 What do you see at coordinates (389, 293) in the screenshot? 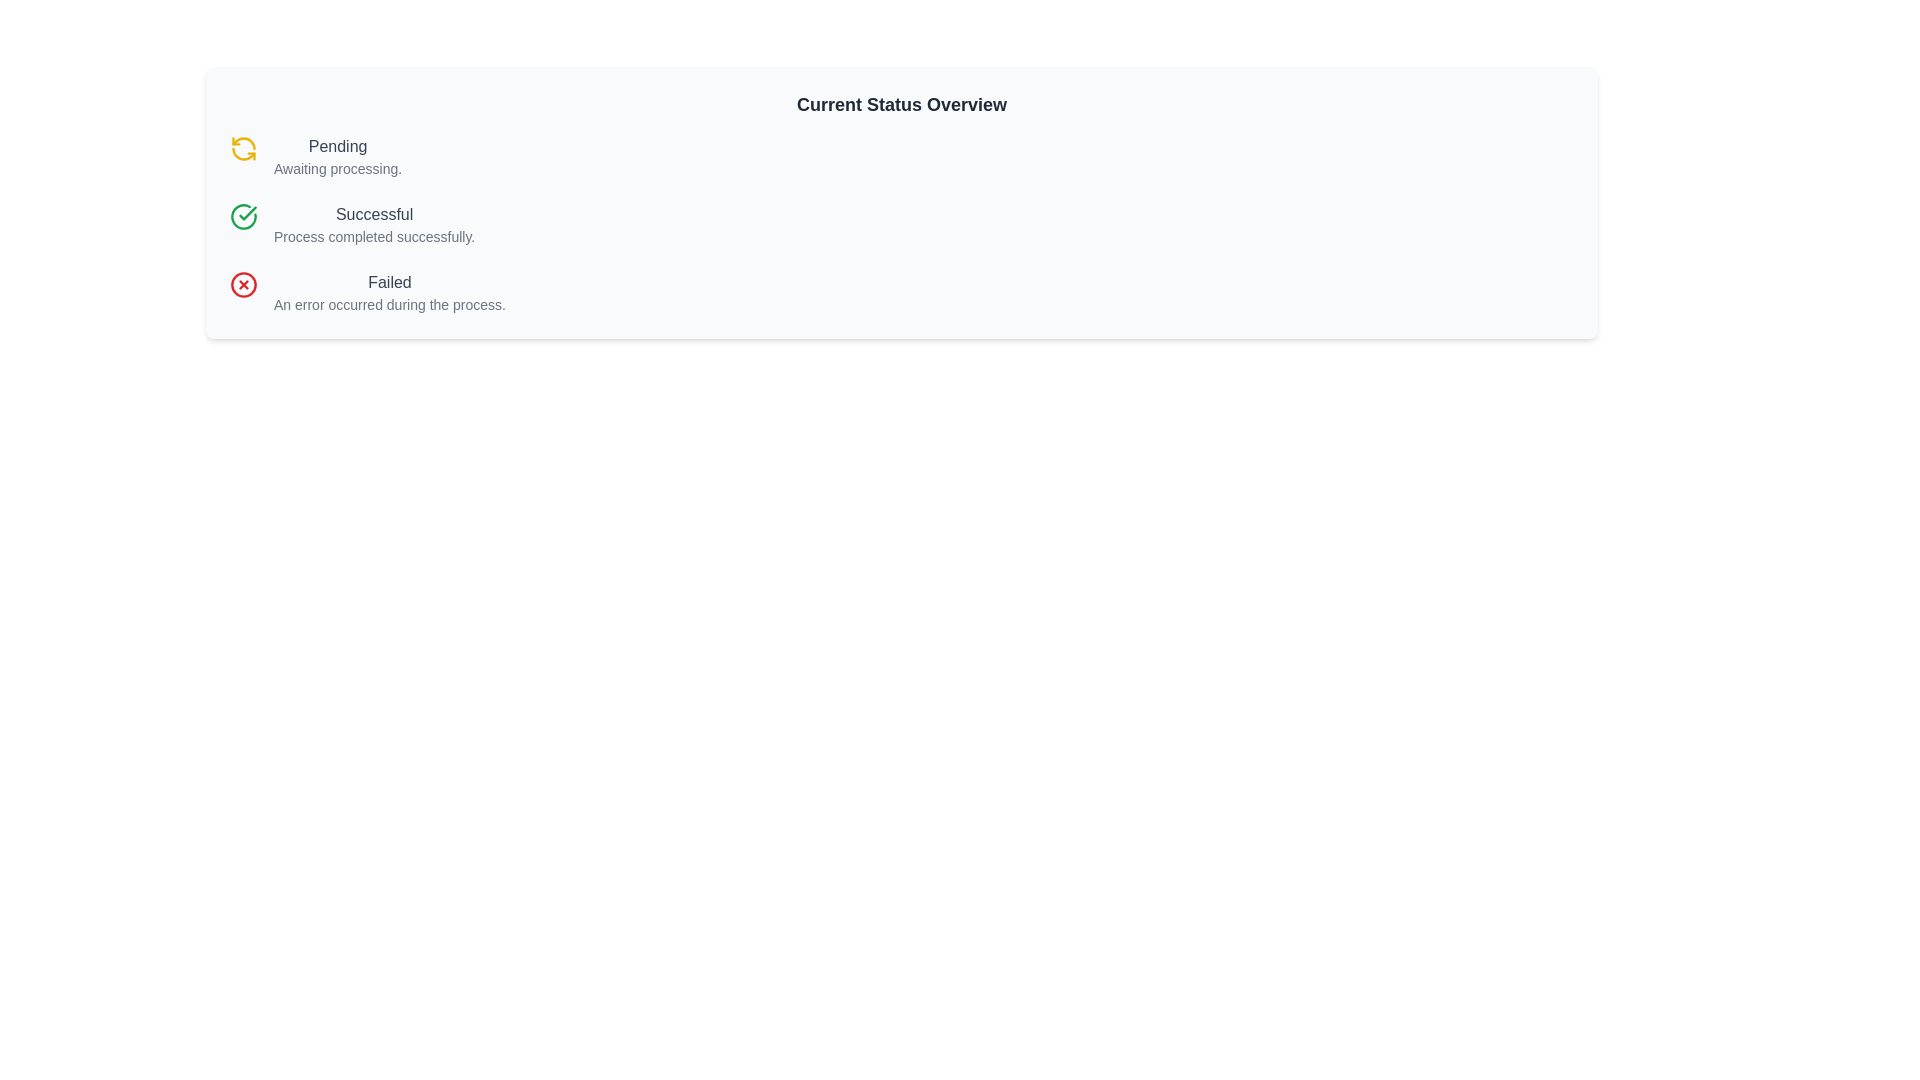
I see `the text block displaying 'Failed' and 'An error occurred during the process.' which is the last item in the list of status indicators` at bounding box center [389, 293].